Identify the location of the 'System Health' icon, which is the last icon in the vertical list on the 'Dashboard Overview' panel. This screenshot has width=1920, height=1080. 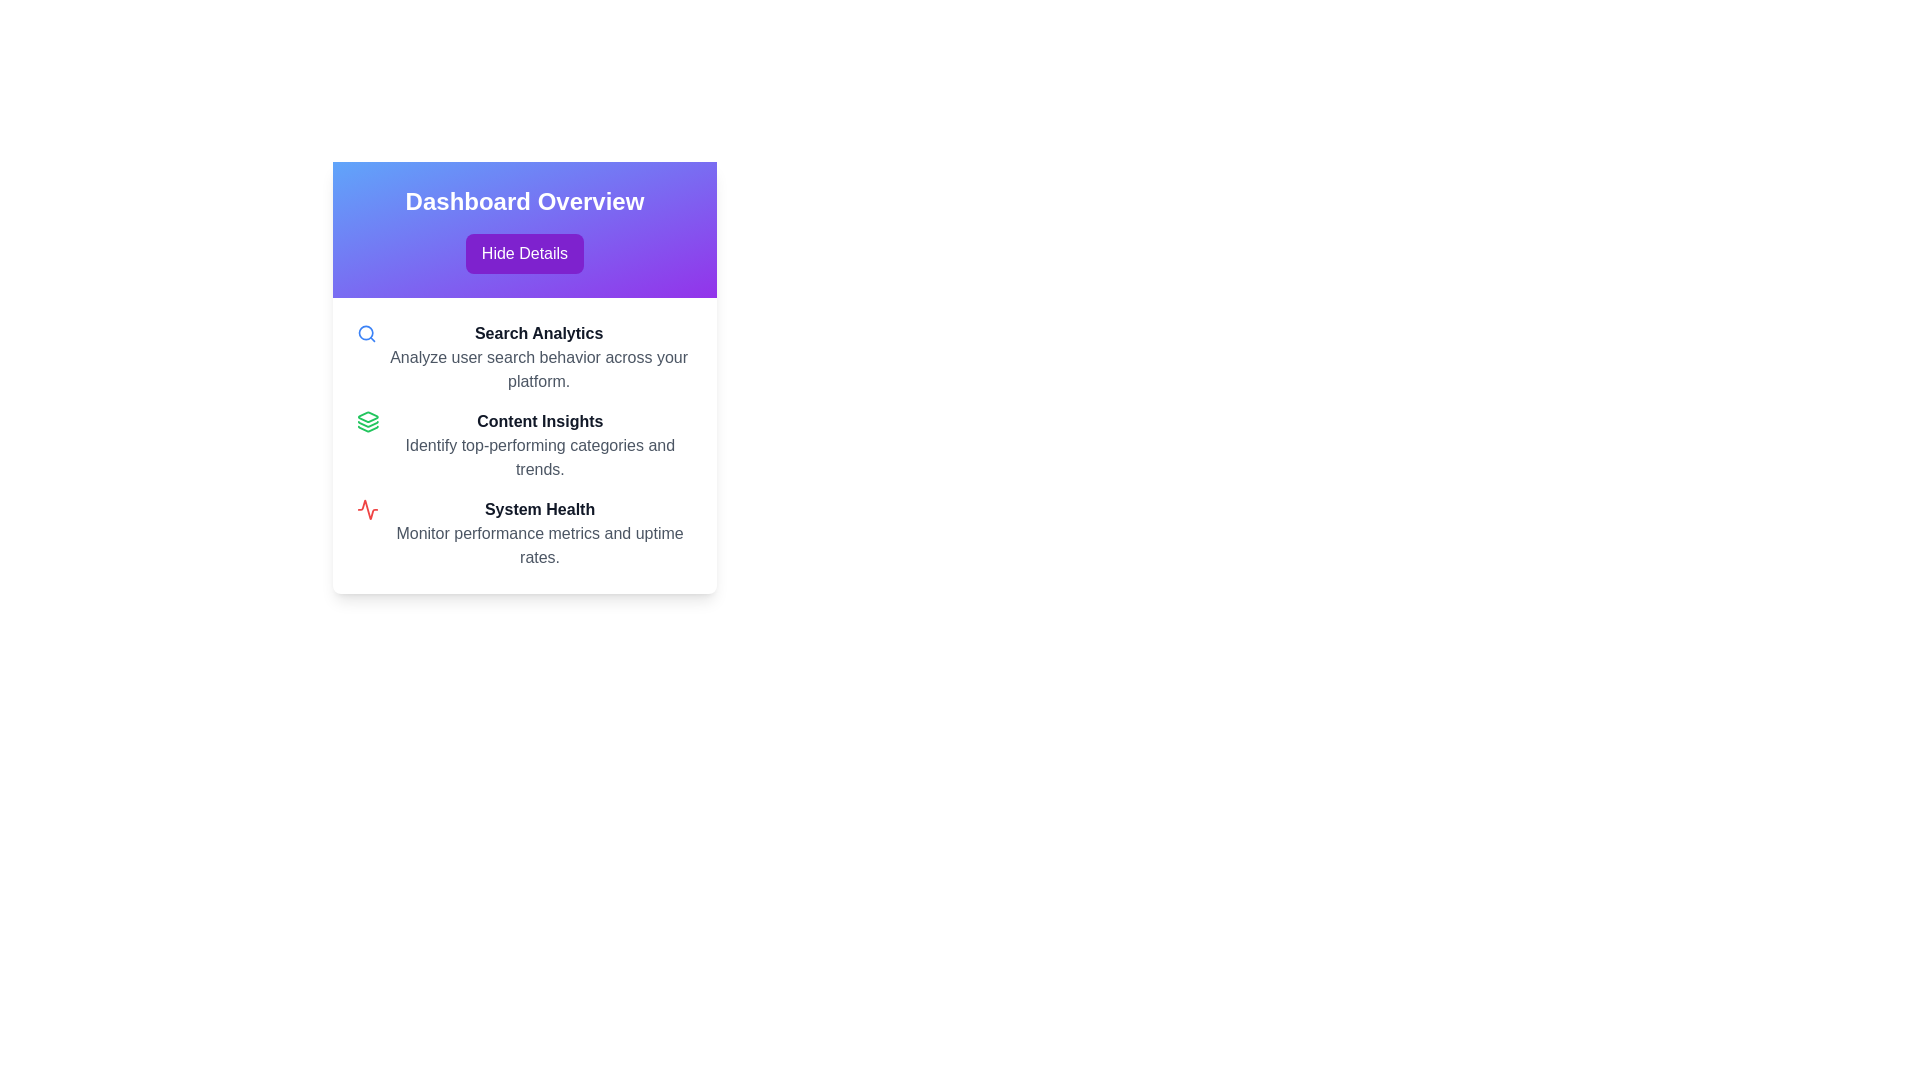
(368, 508).